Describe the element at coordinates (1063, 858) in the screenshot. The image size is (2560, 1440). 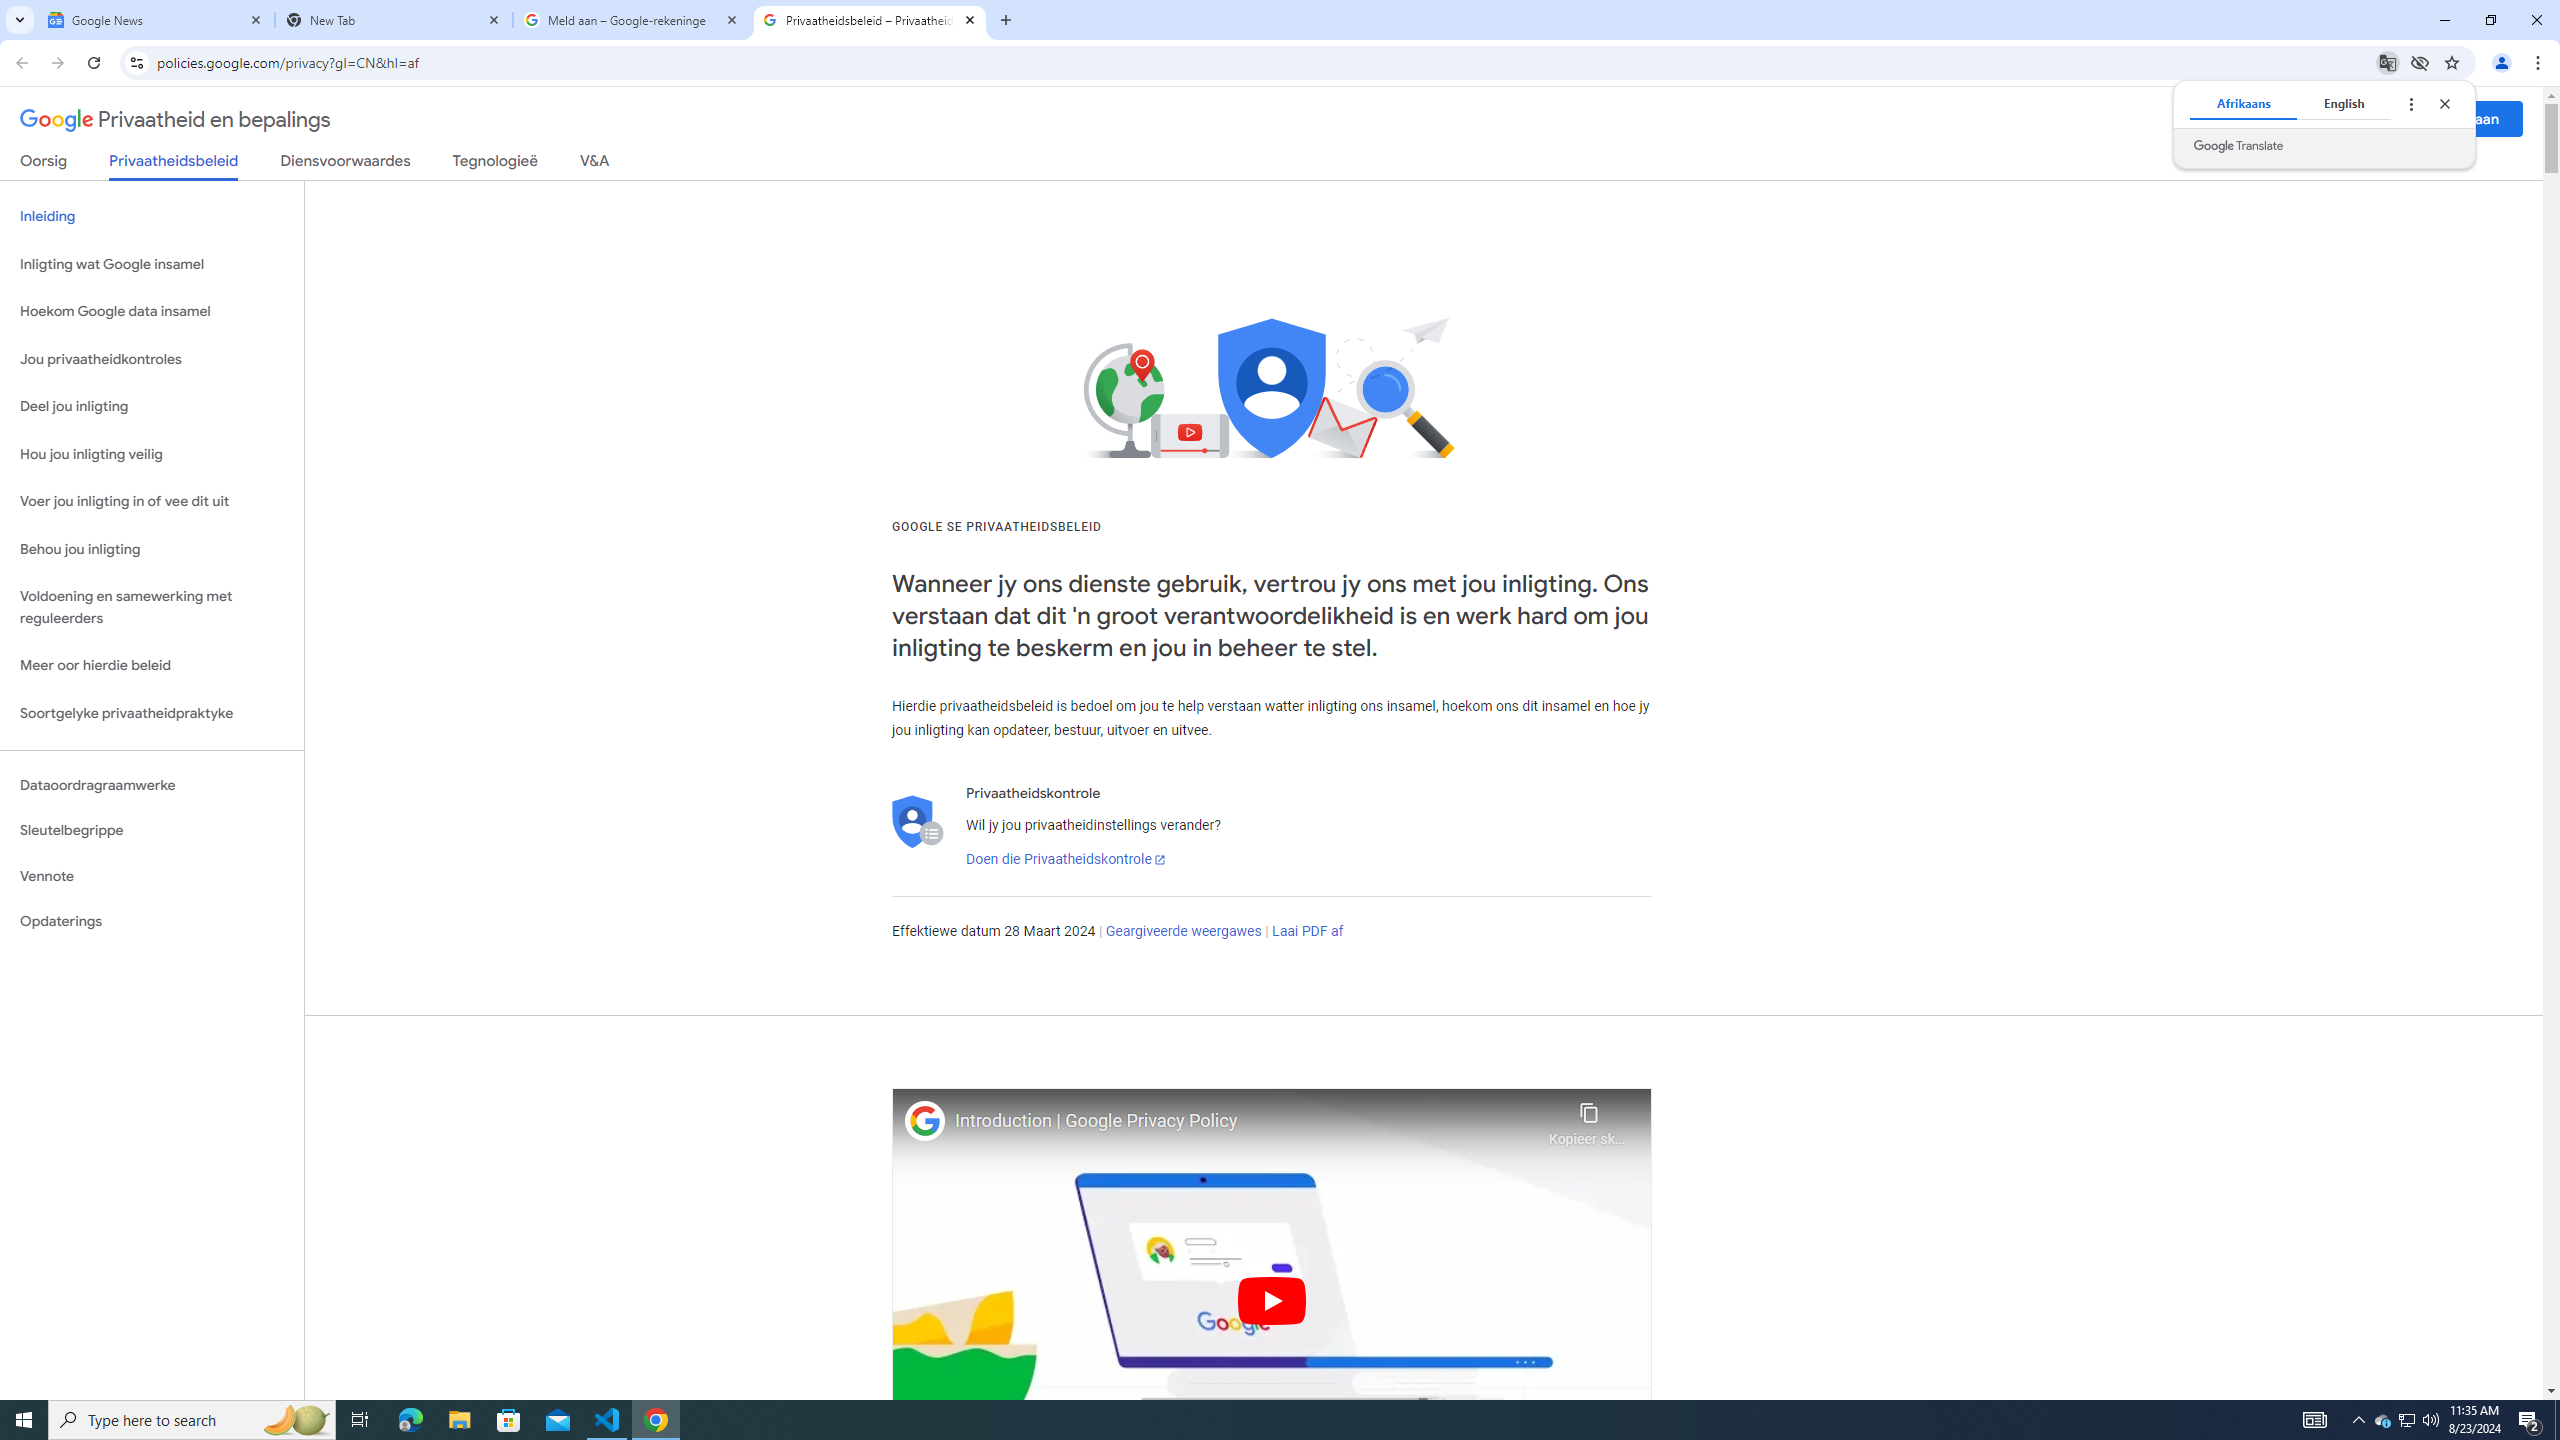
I see `'Doen die Privaatheidskontrole'` at that location.